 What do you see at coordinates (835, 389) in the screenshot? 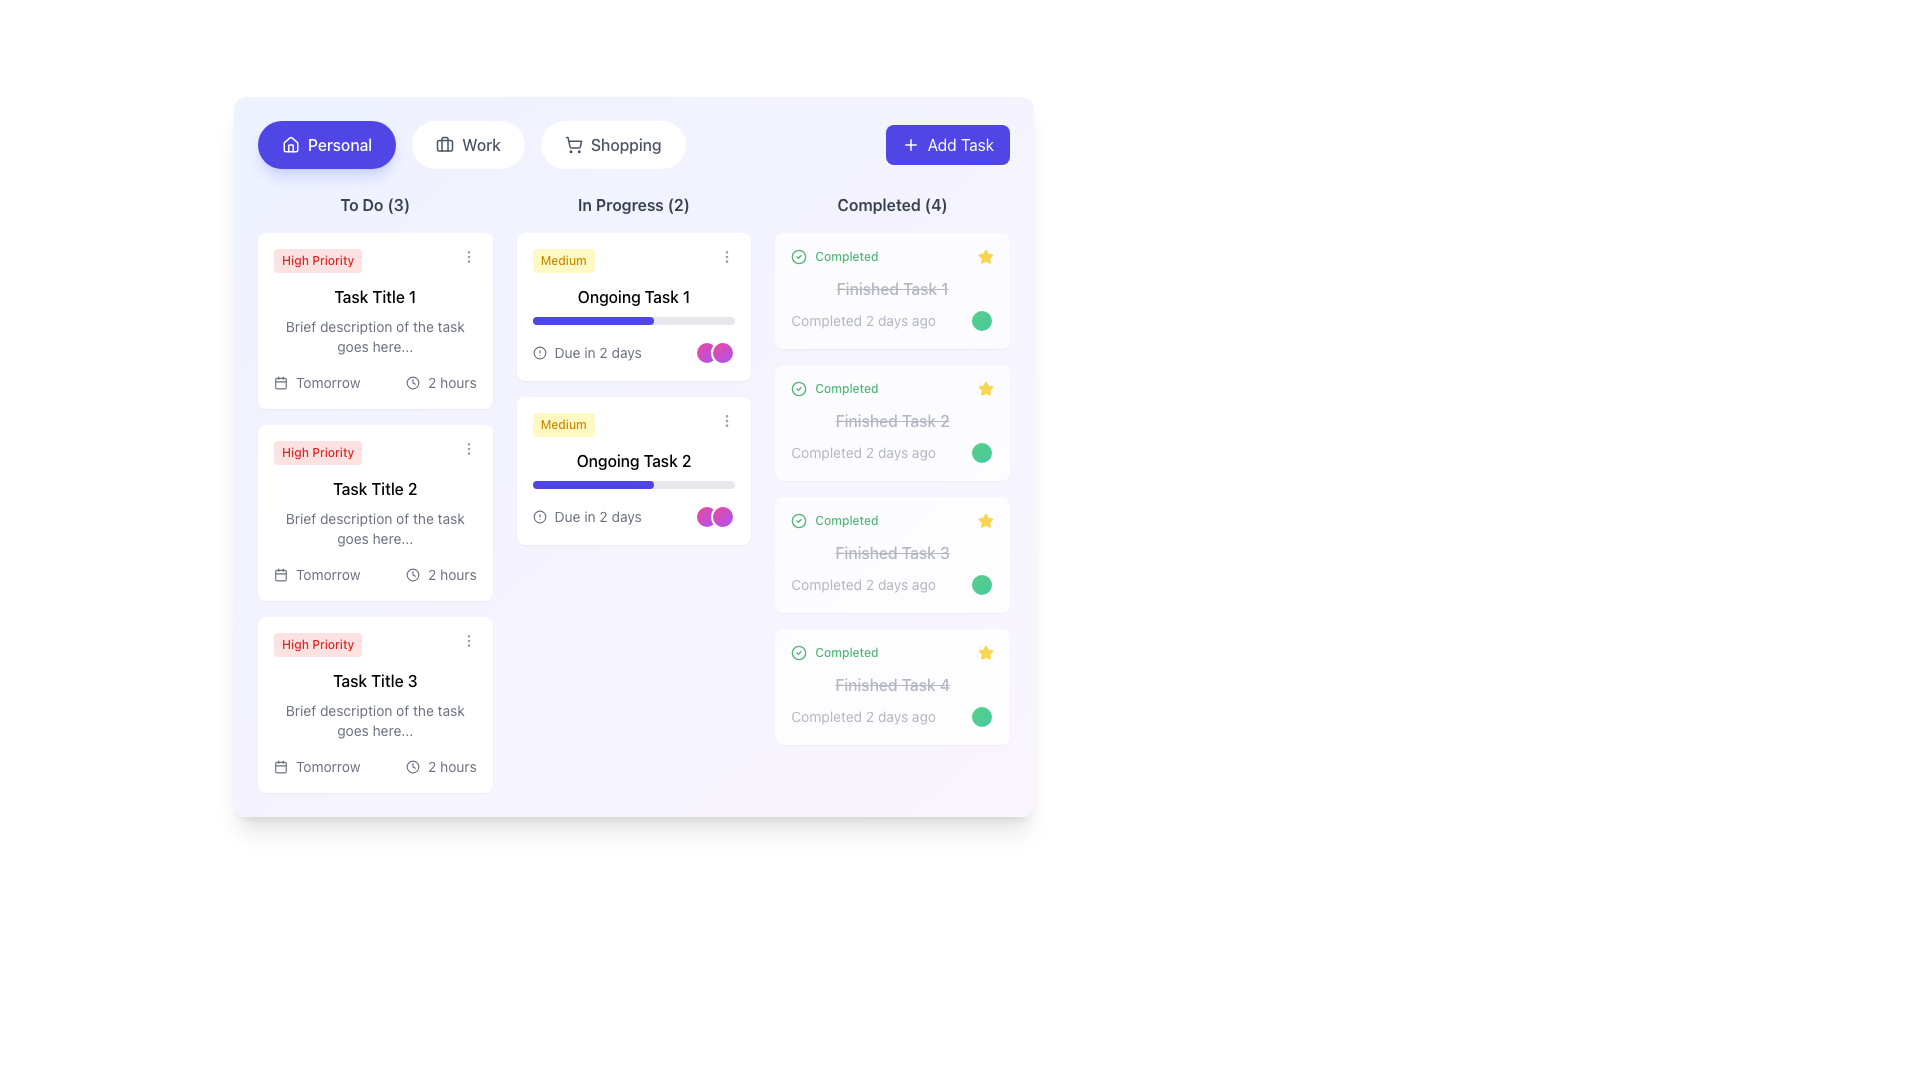
I see `the 'Completed' label with the adjacent checkmark icon, which is the top item in the second card of the 'Completed' task column` at bounding box center [835, 389].